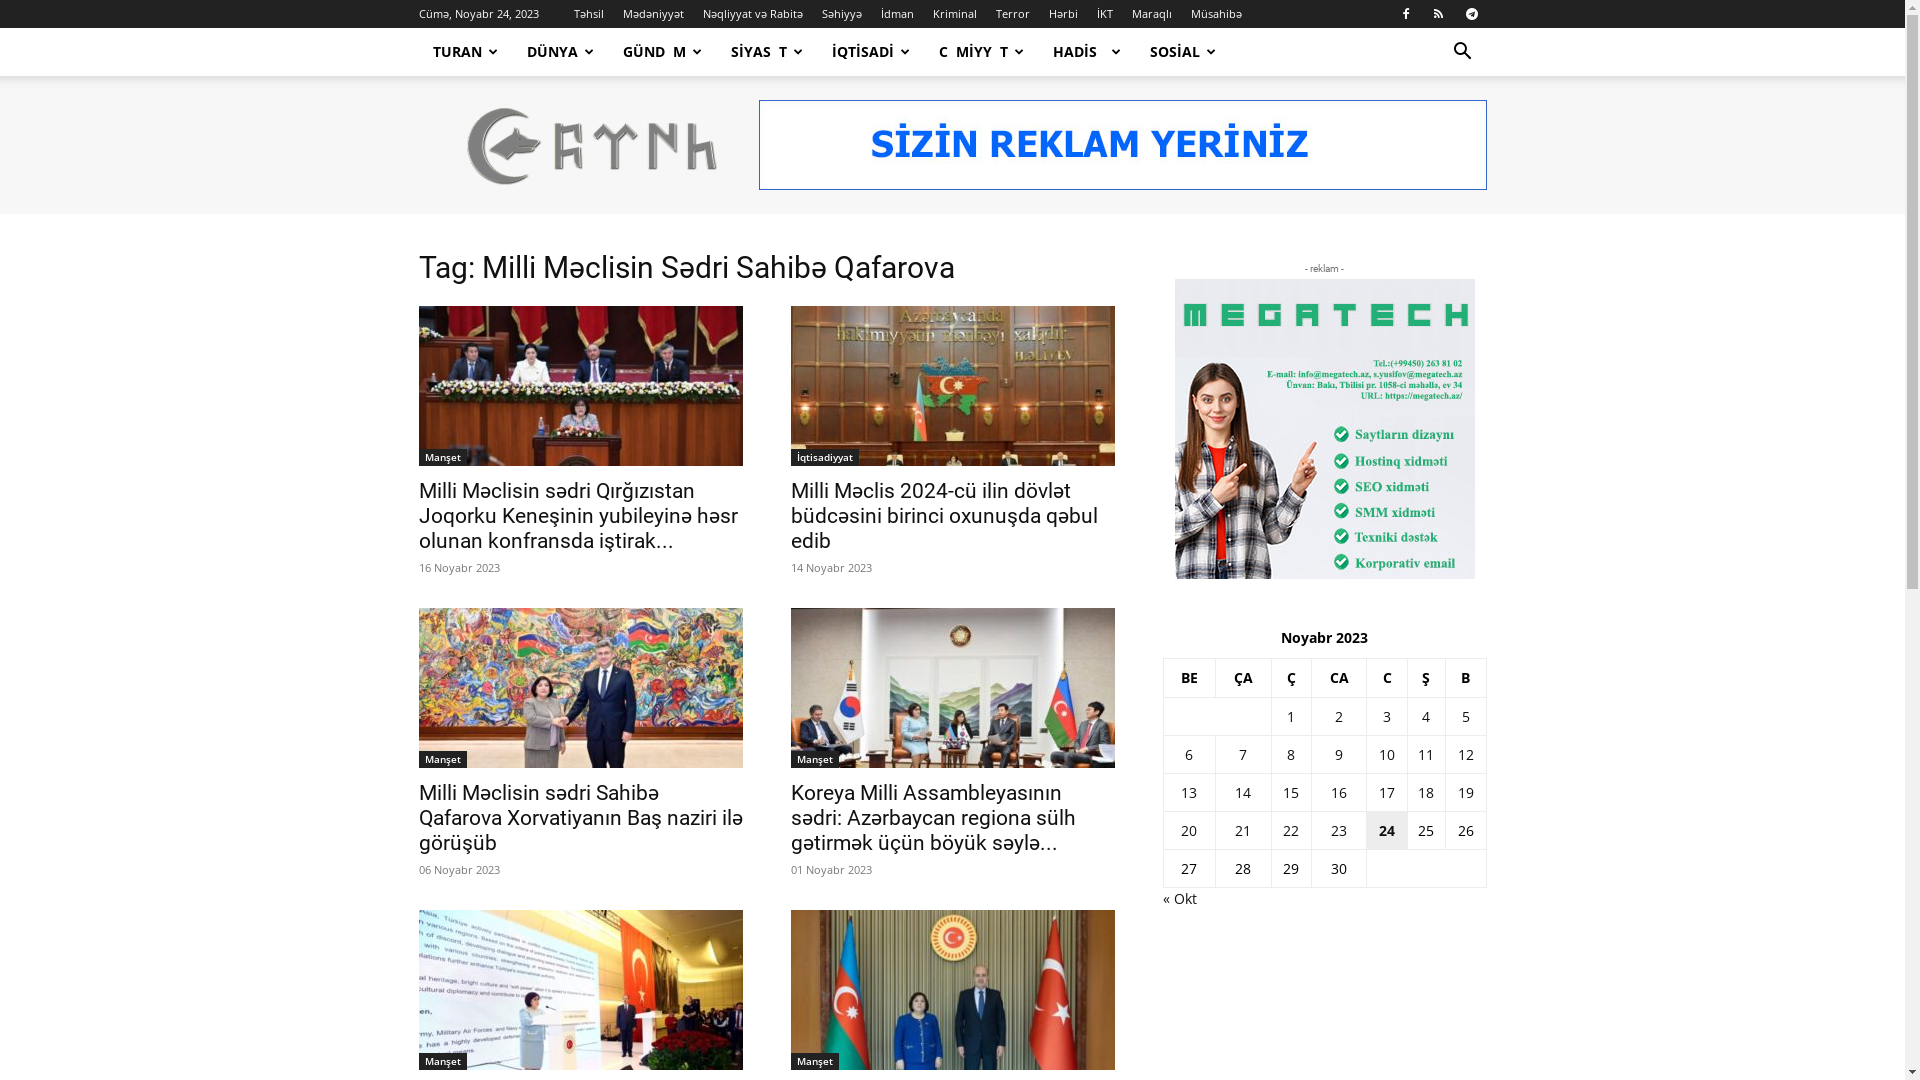 Image resolution: width=1920 pixels, height=1080 pixels. I want to click on '3', so click(1381, 715).